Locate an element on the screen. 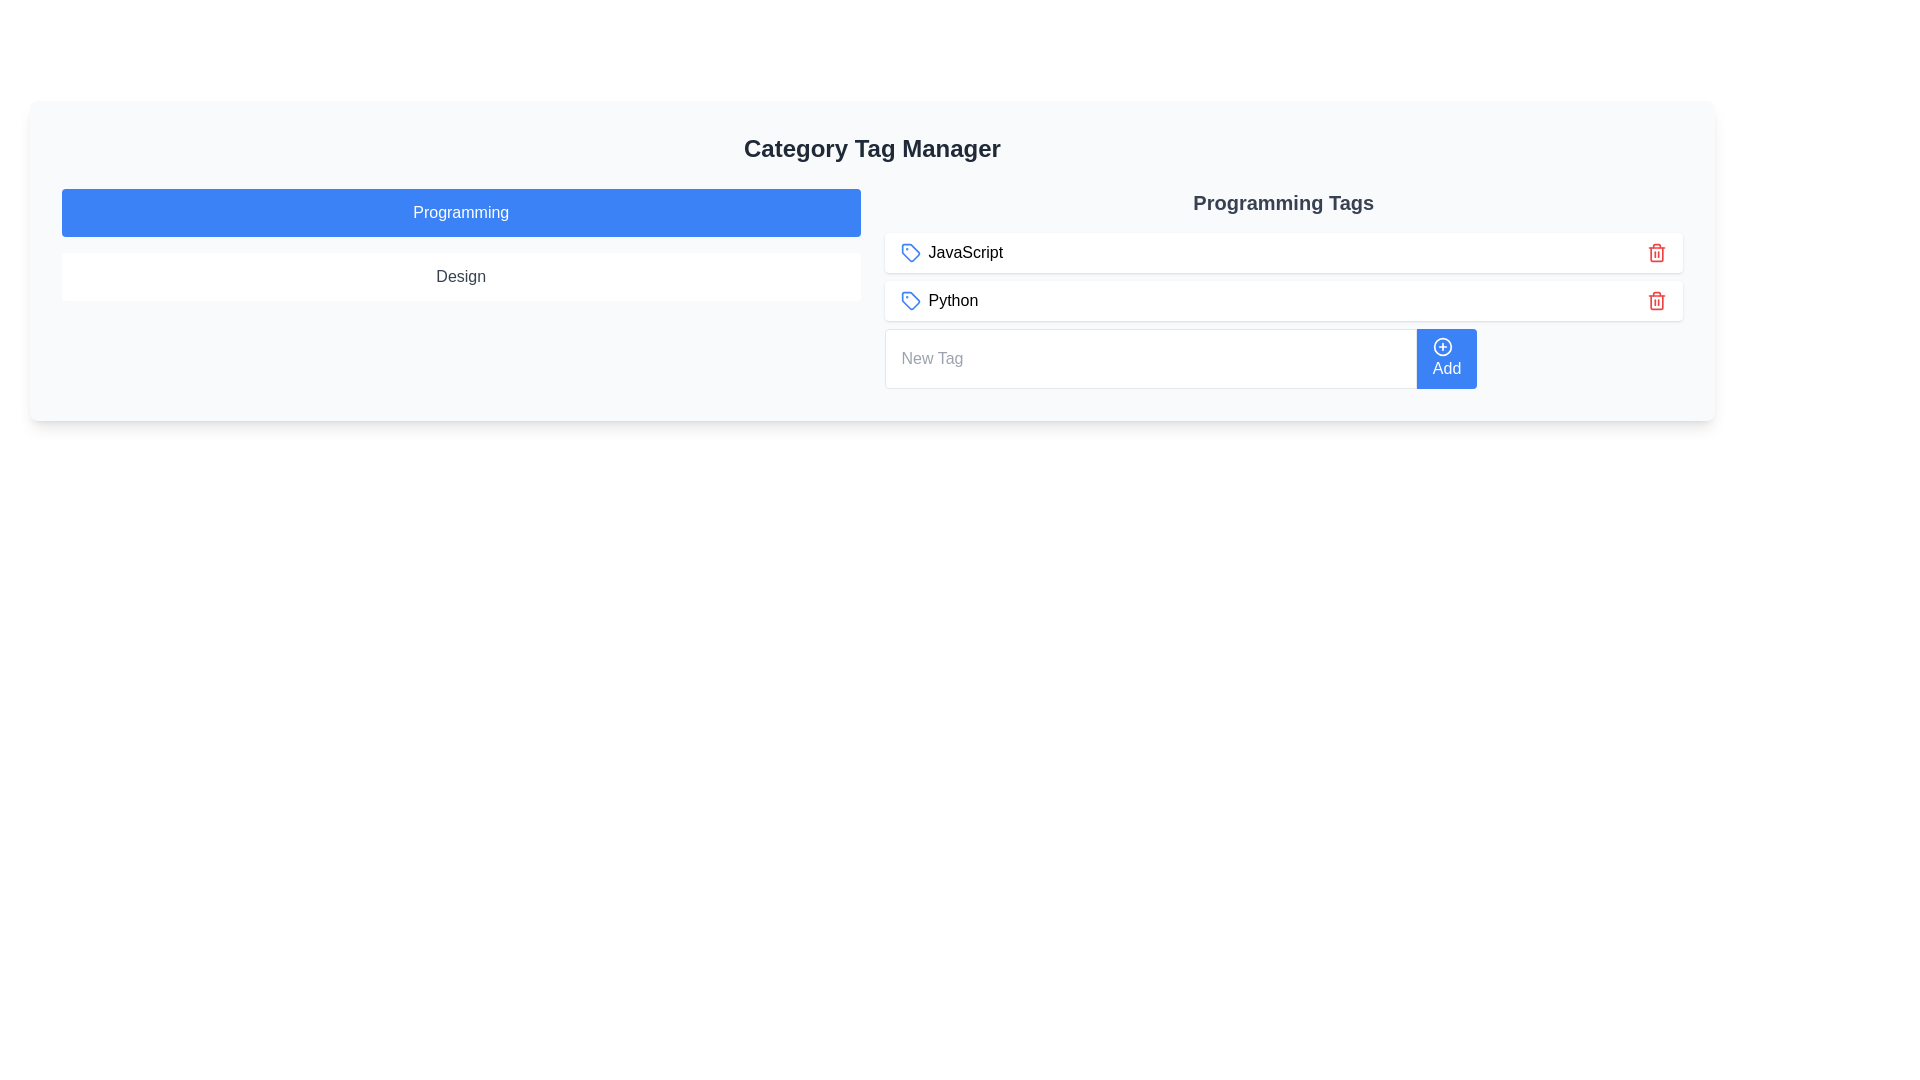 This screenshot has height=1080, width=1920. the red trash bin icon button located at the far right side of the row containing the text 'JavaScript' is located at coordinates (1656, 252).